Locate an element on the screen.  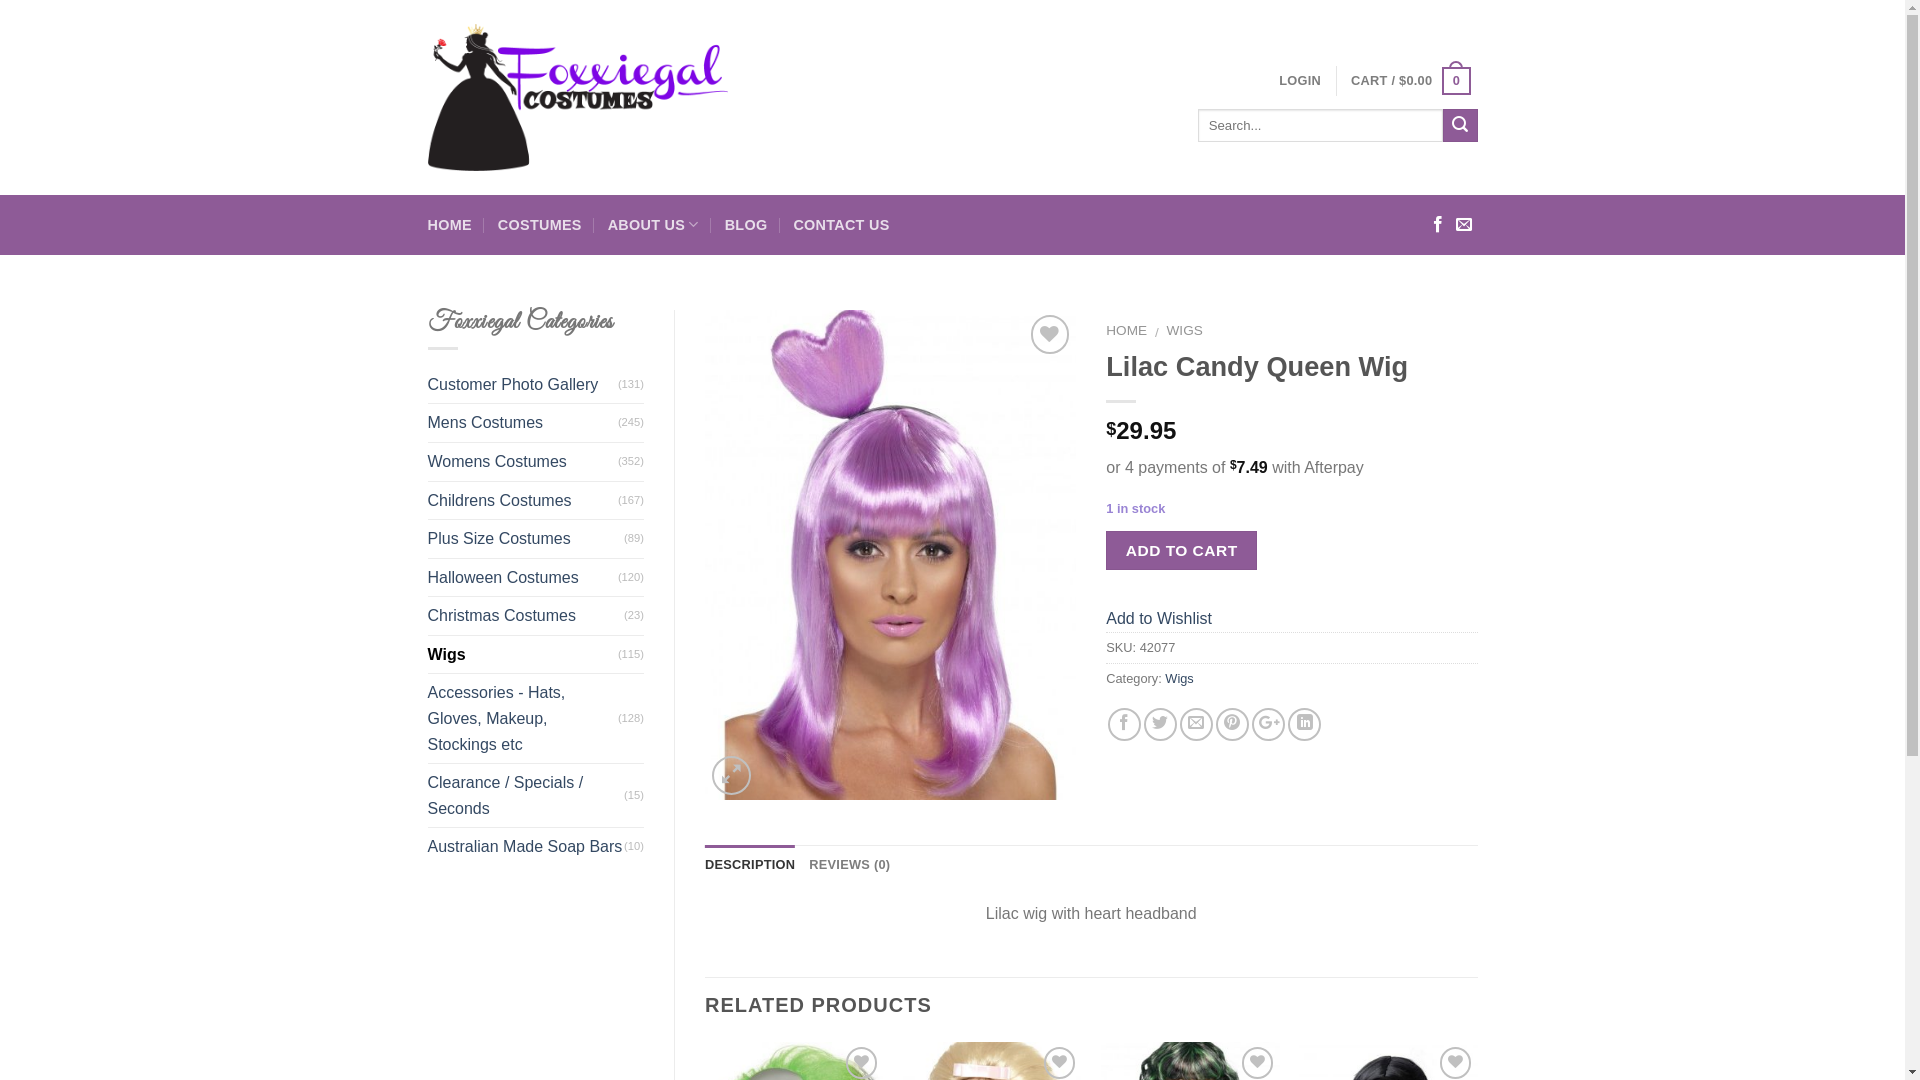
'HOME' is located at coordinates (1104, 329).